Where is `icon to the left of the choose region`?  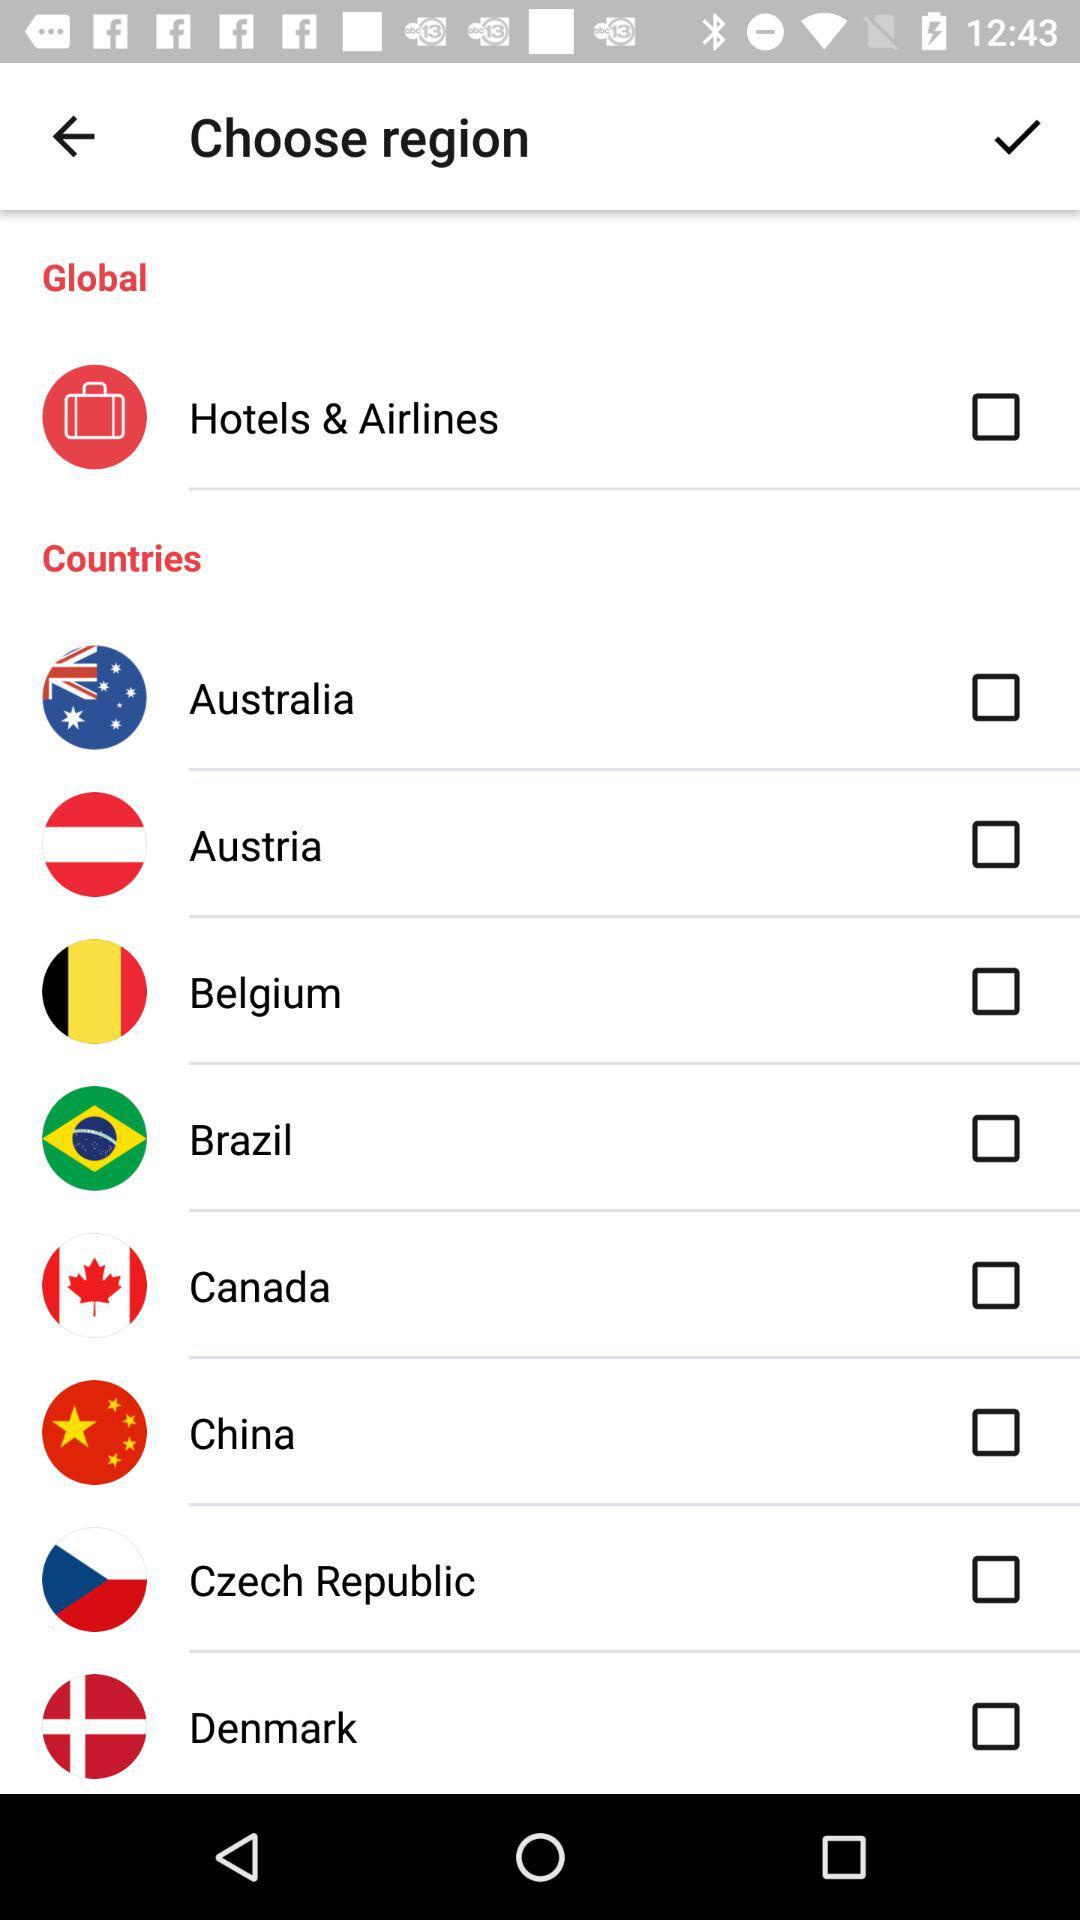
icon to the left of the choose region is located at coordinates (72, 135).